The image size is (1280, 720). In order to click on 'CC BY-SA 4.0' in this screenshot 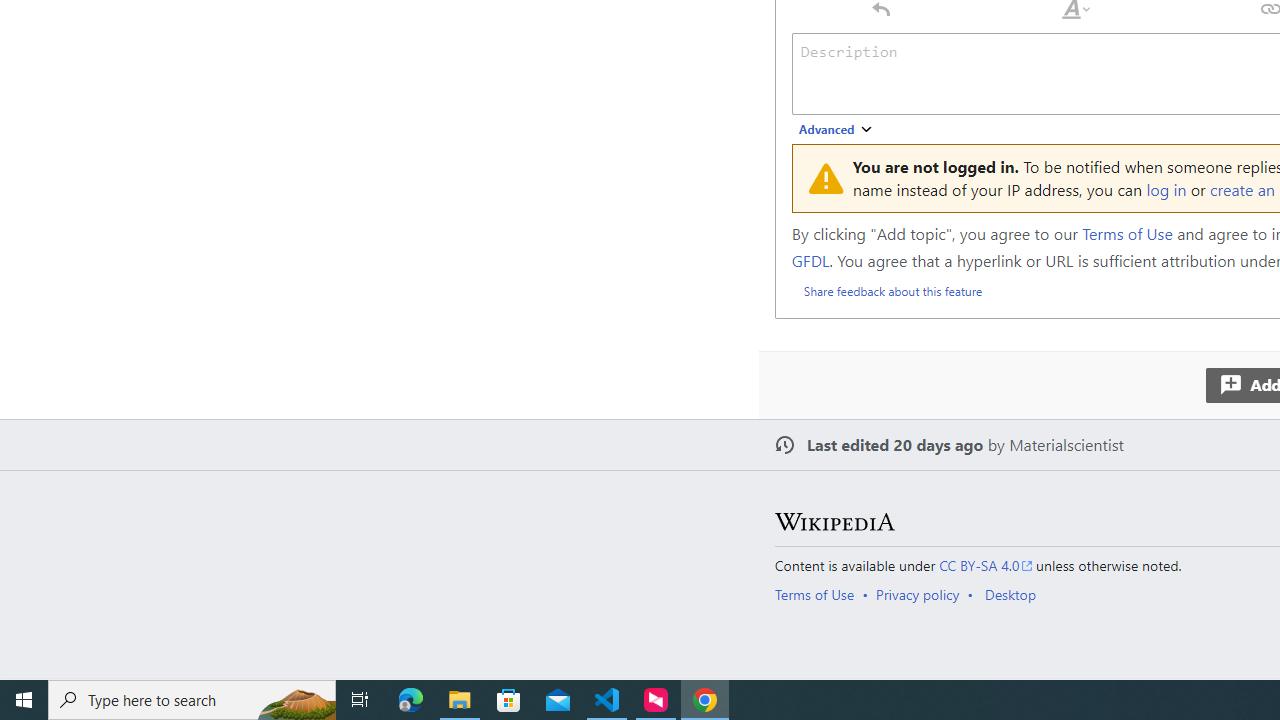, I will do `click(986, 565)`.